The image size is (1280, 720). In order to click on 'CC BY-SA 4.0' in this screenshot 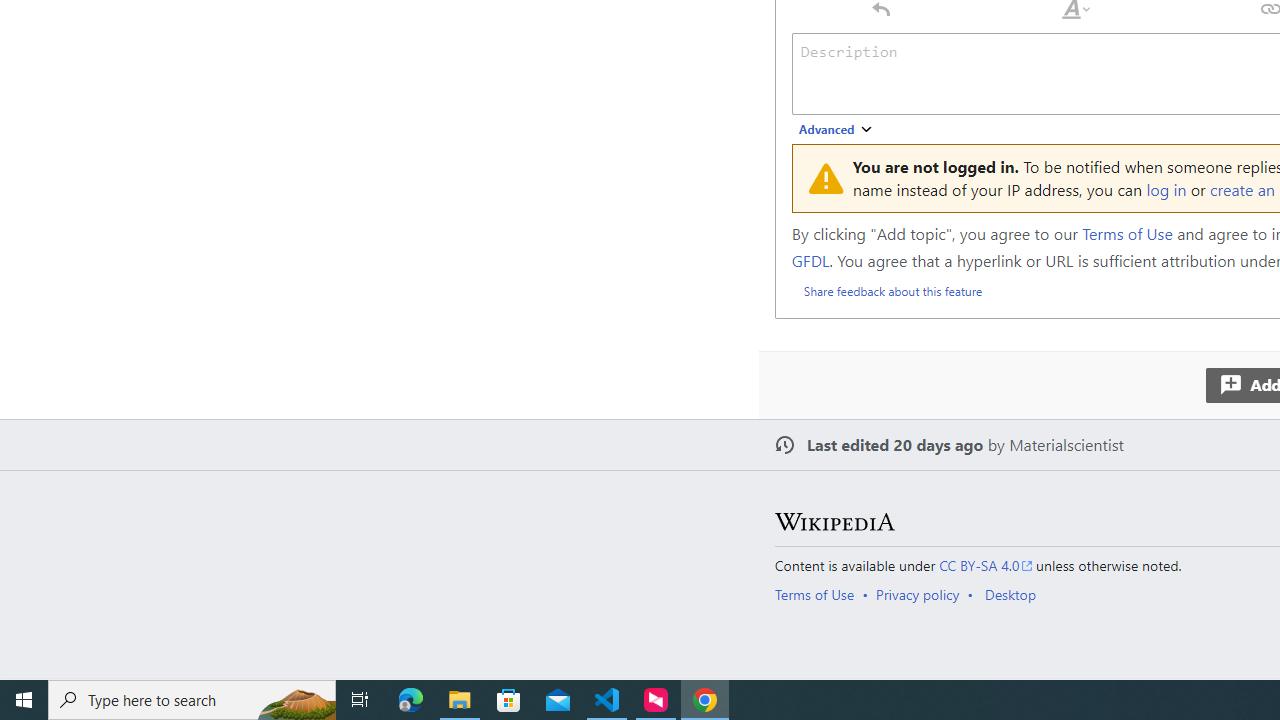, I will do `click(986, 565)`.